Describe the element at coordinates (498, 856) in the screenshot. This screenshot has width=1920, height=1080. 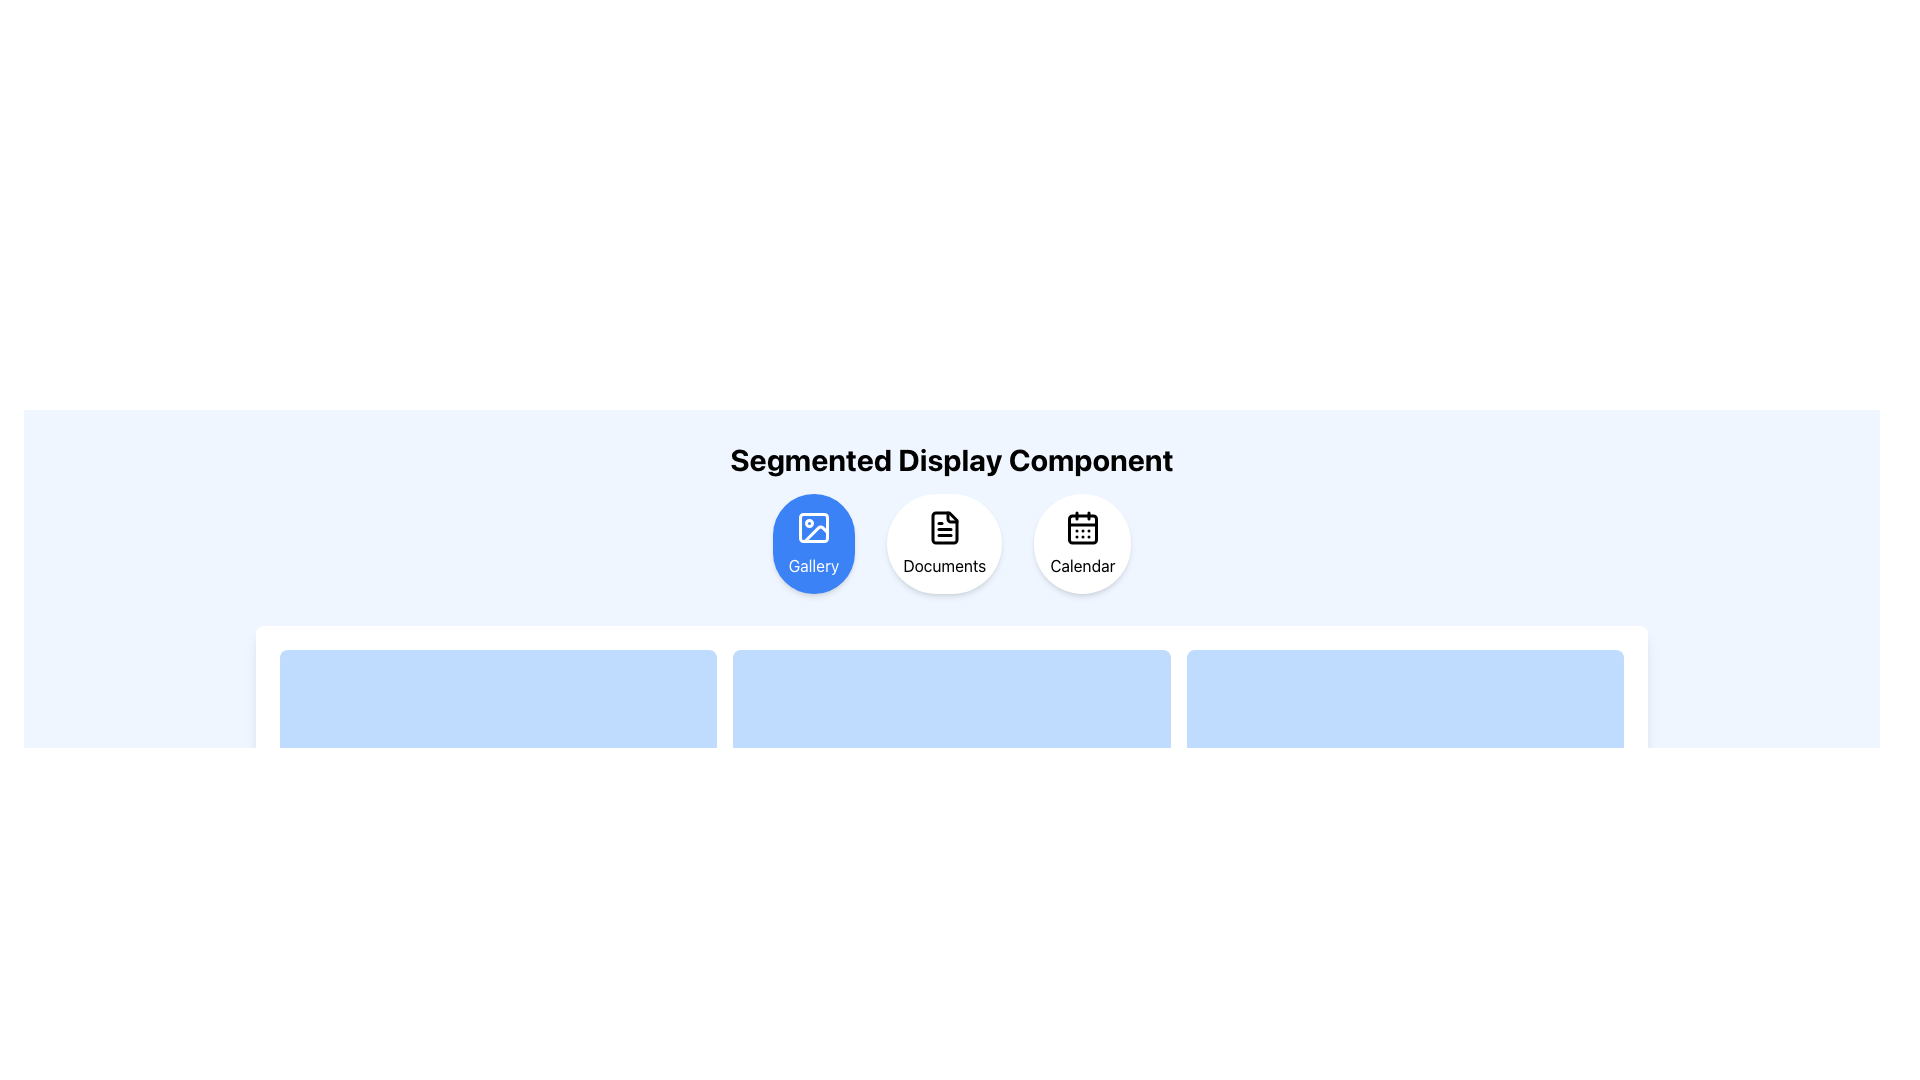
I see `the first element in the second row of the grid, which is a light blue card-like UI component with rounded corners` at that location.